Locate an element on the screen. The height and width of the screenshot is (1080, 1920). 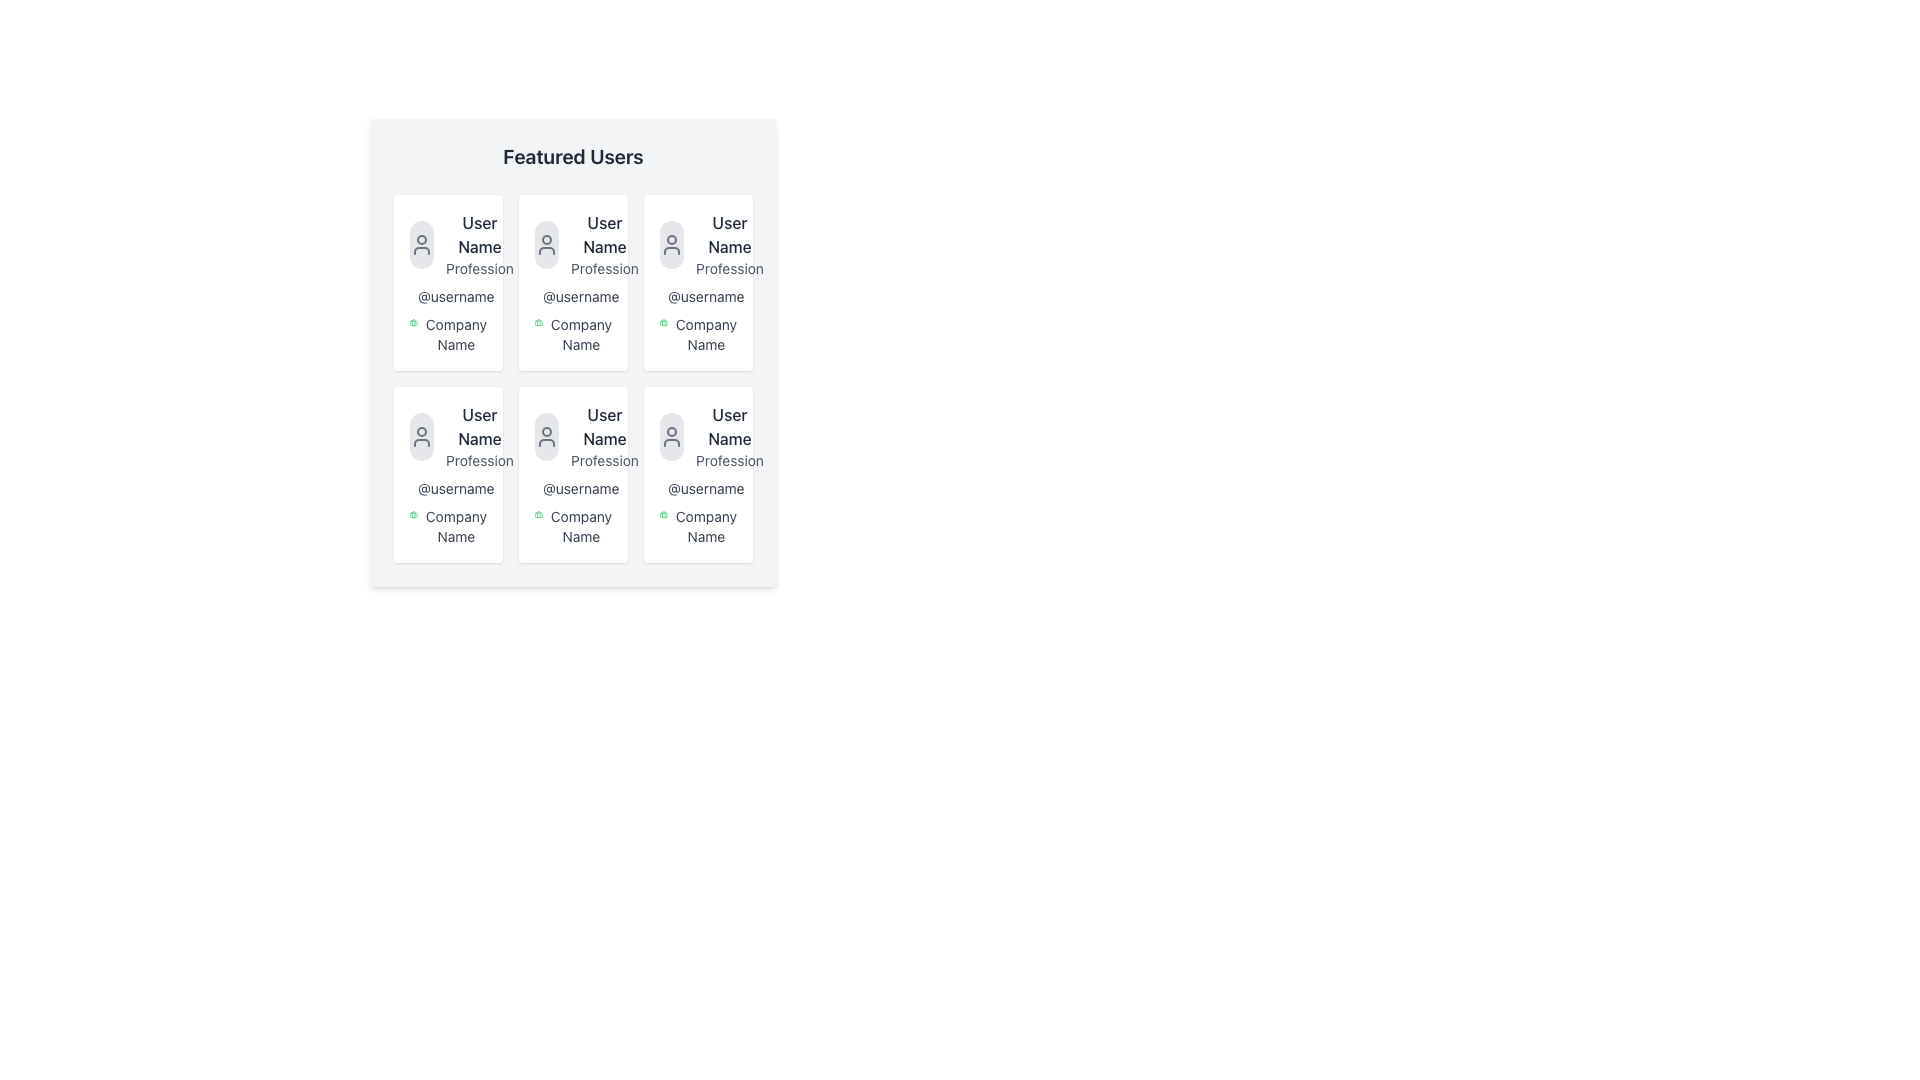
the circular user profile icon with a gray background located in the top-left cell of the 'Featured Users' section is located at coordinates (421, 244).